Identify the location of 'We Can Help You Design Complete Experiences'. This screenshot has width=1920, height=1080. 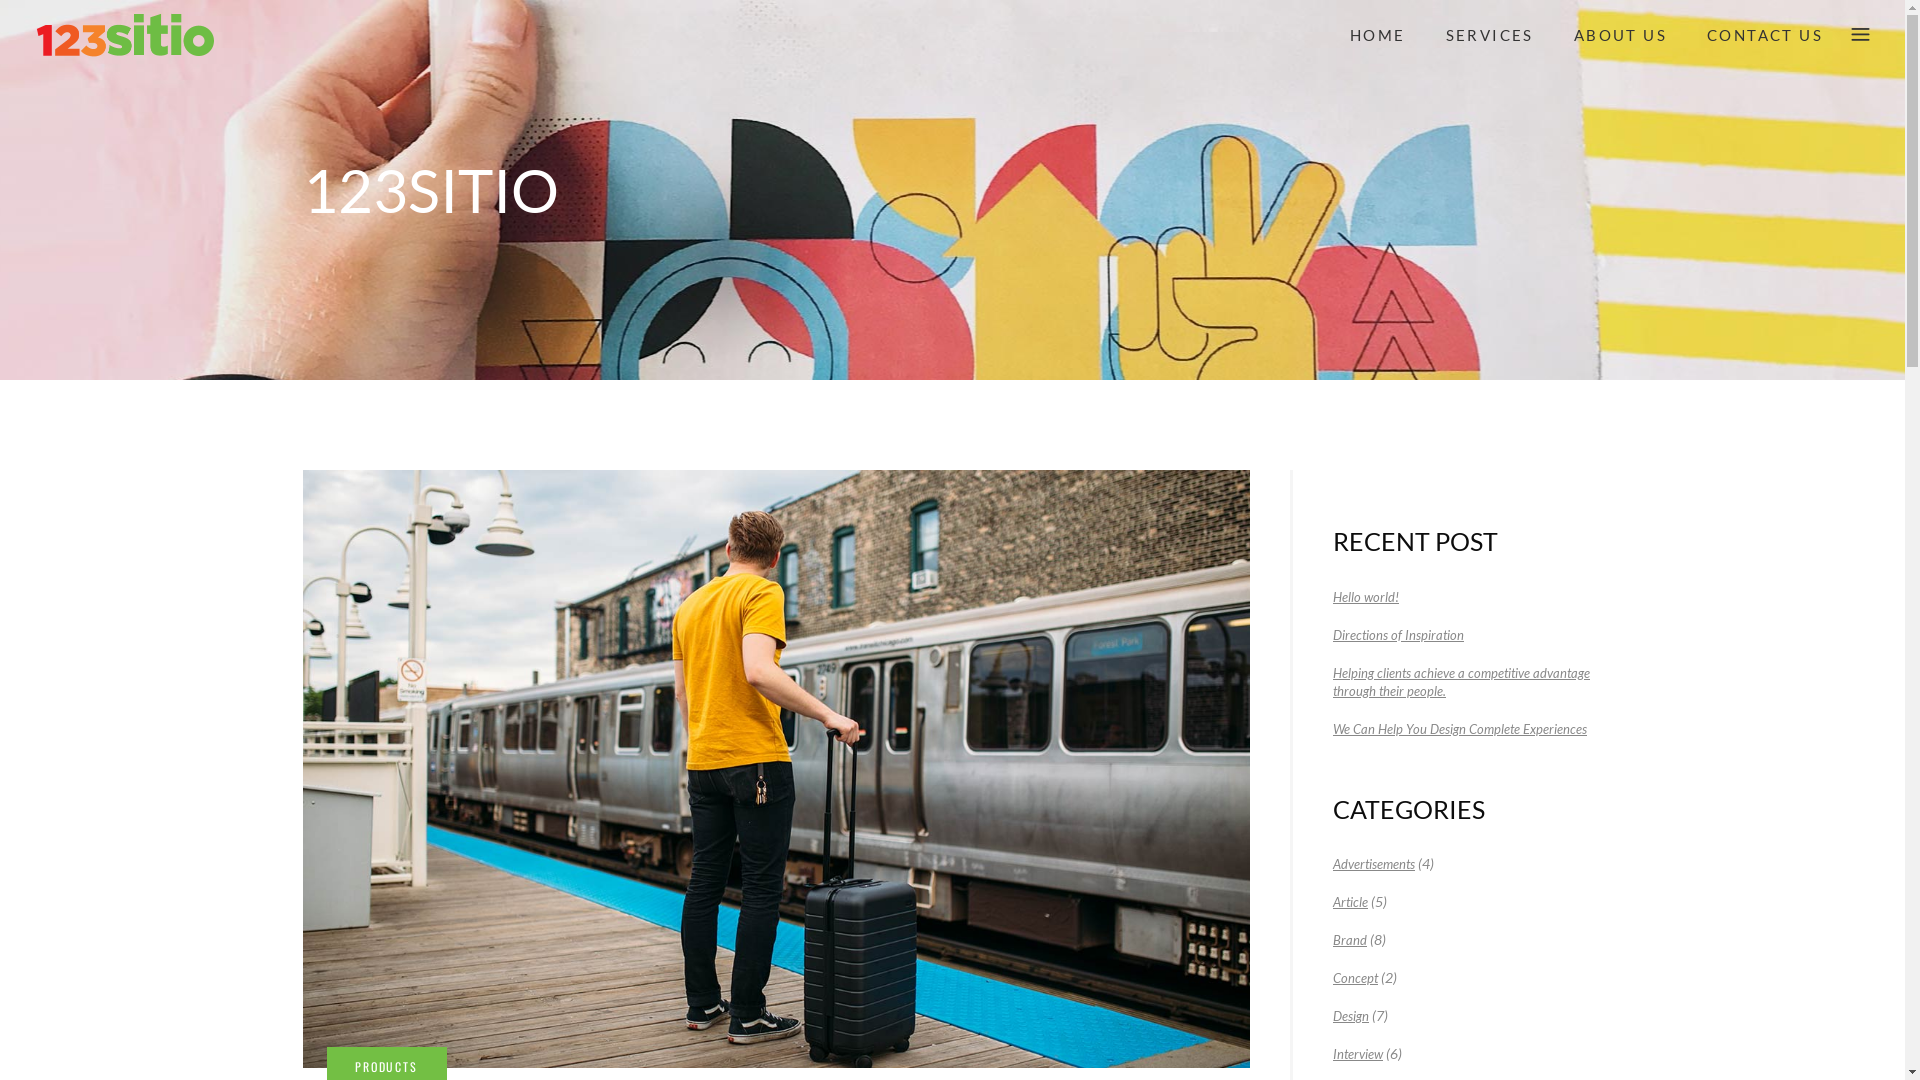
(1333, 728).